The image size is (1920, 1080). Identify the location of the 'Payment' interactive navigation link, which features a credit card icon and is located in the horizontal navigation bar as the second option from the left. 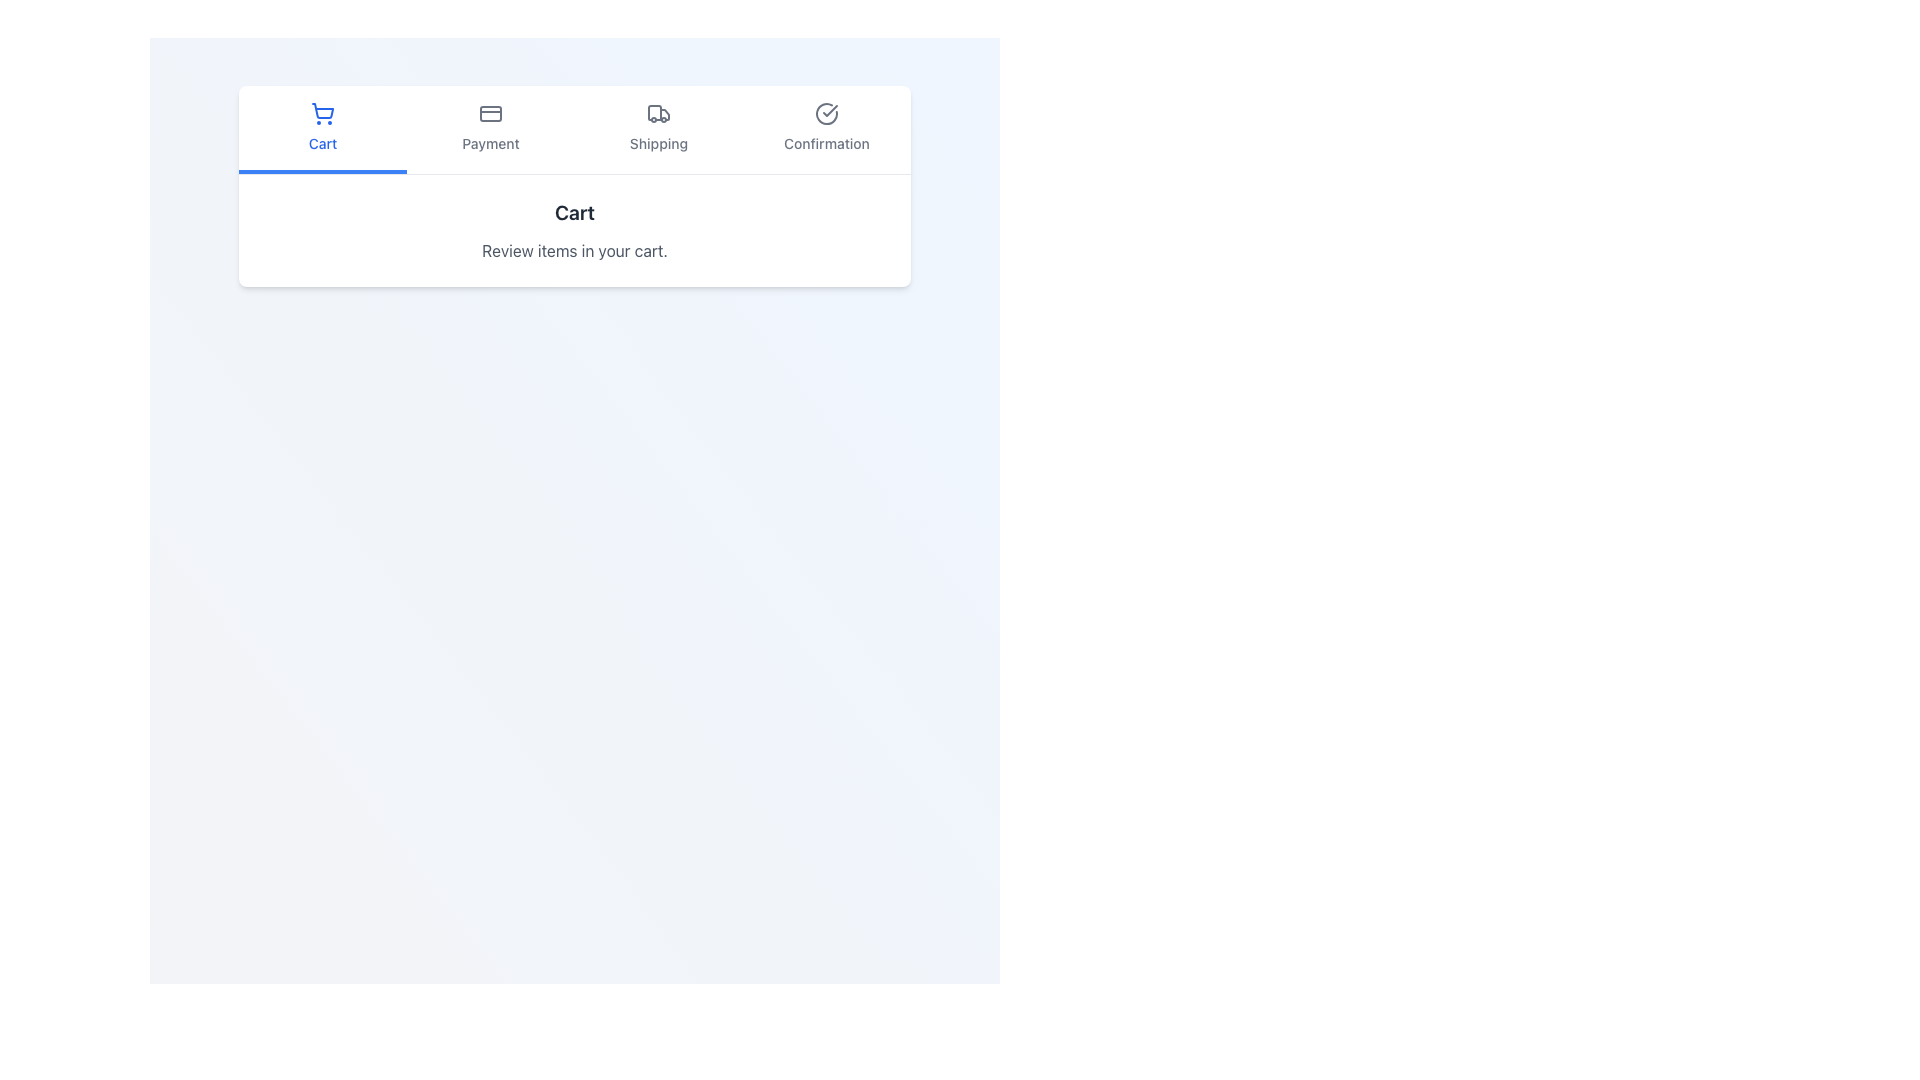
(490, 127).